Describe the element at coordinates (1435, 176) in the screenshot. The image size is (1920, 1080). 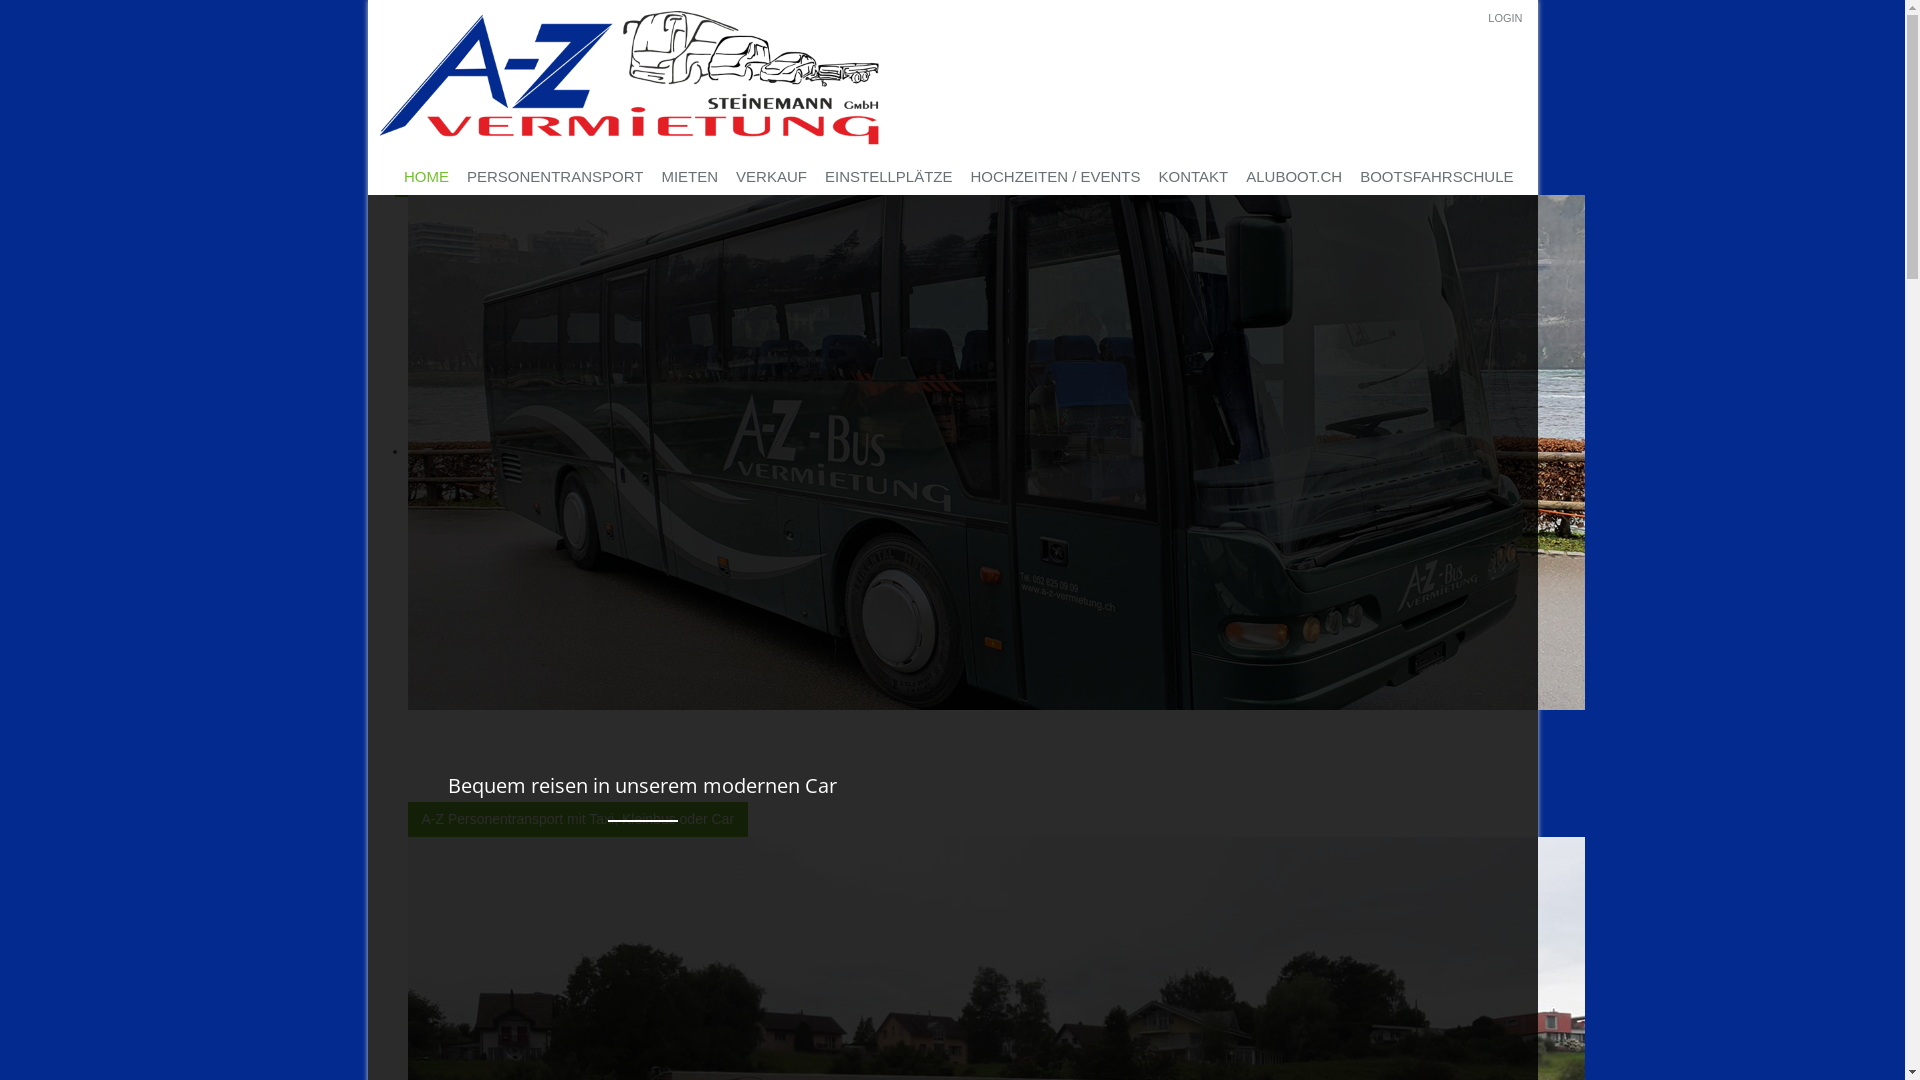
I see `'BOOTSFAHRSCHULE'` at that location.